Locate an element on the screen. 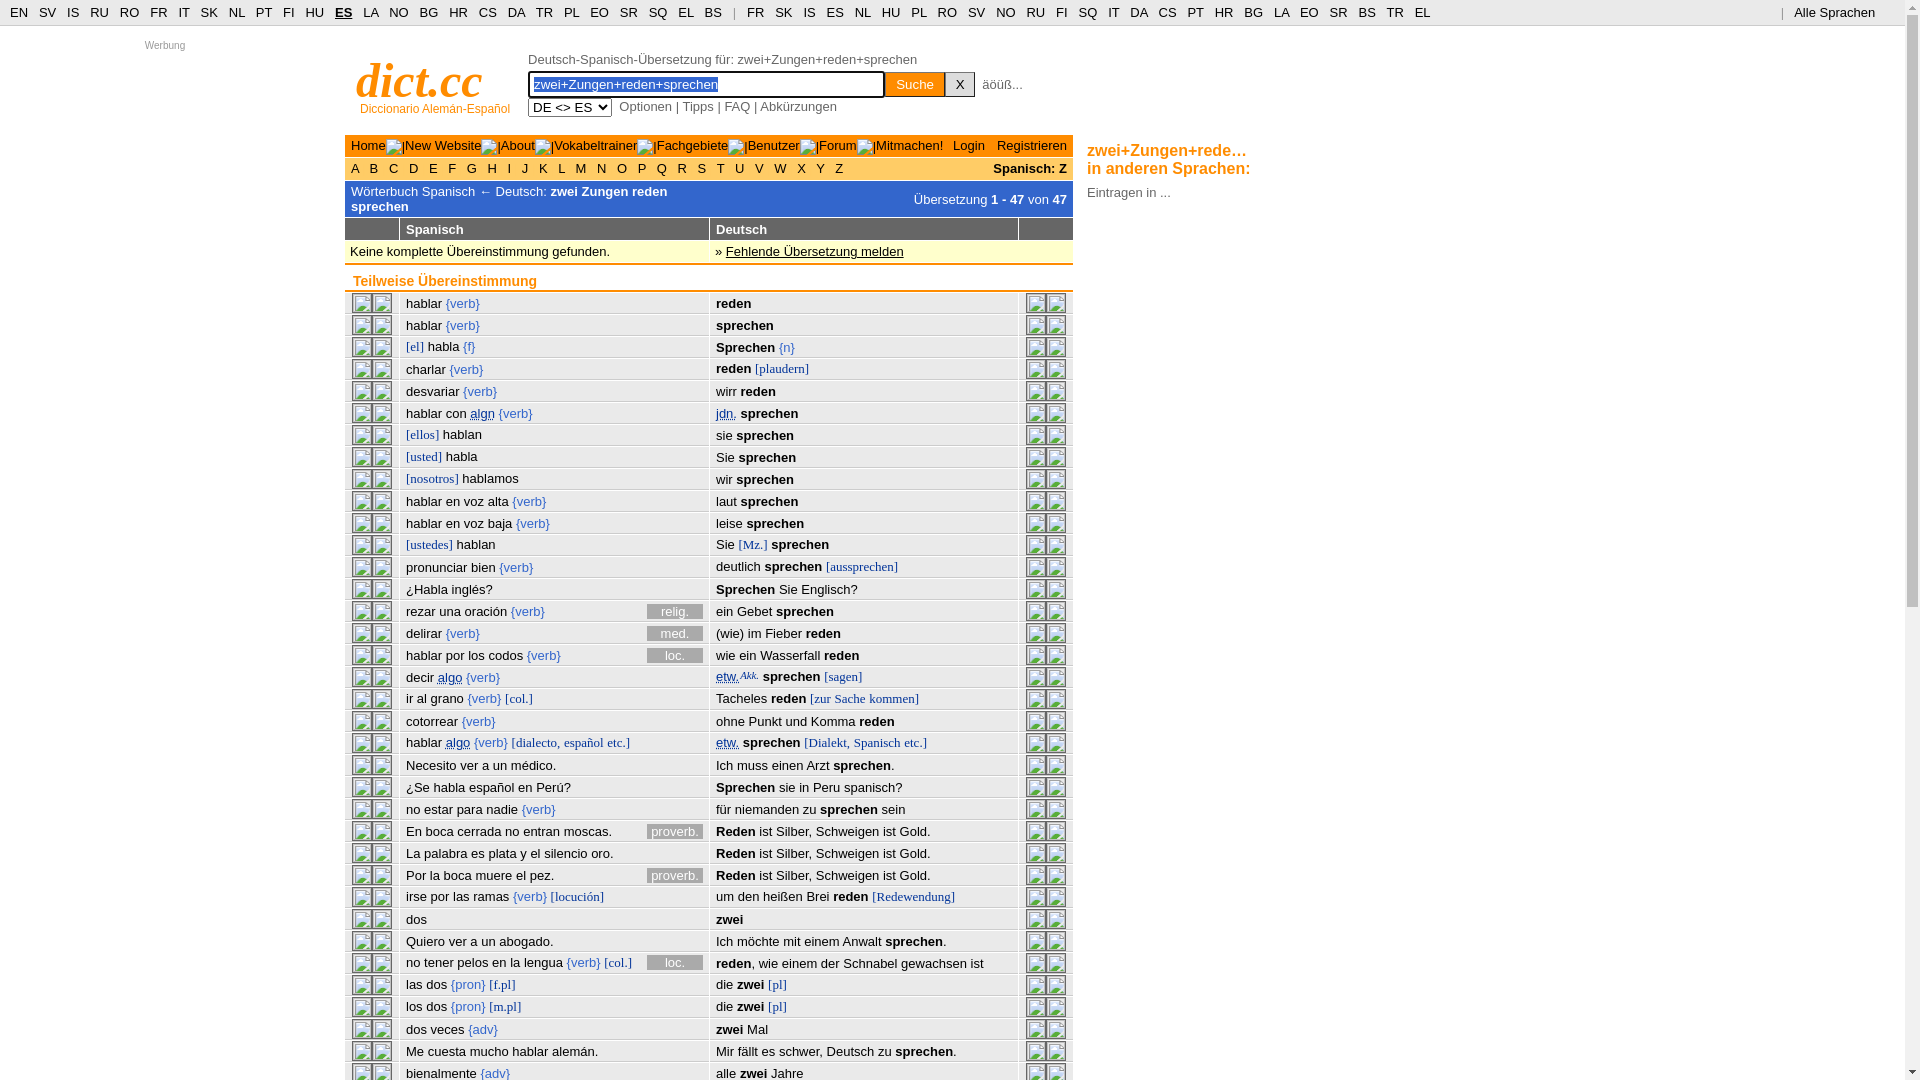 This screenshot has height=1080, width=1920. 'algn' is located at coordinates (482, 412).